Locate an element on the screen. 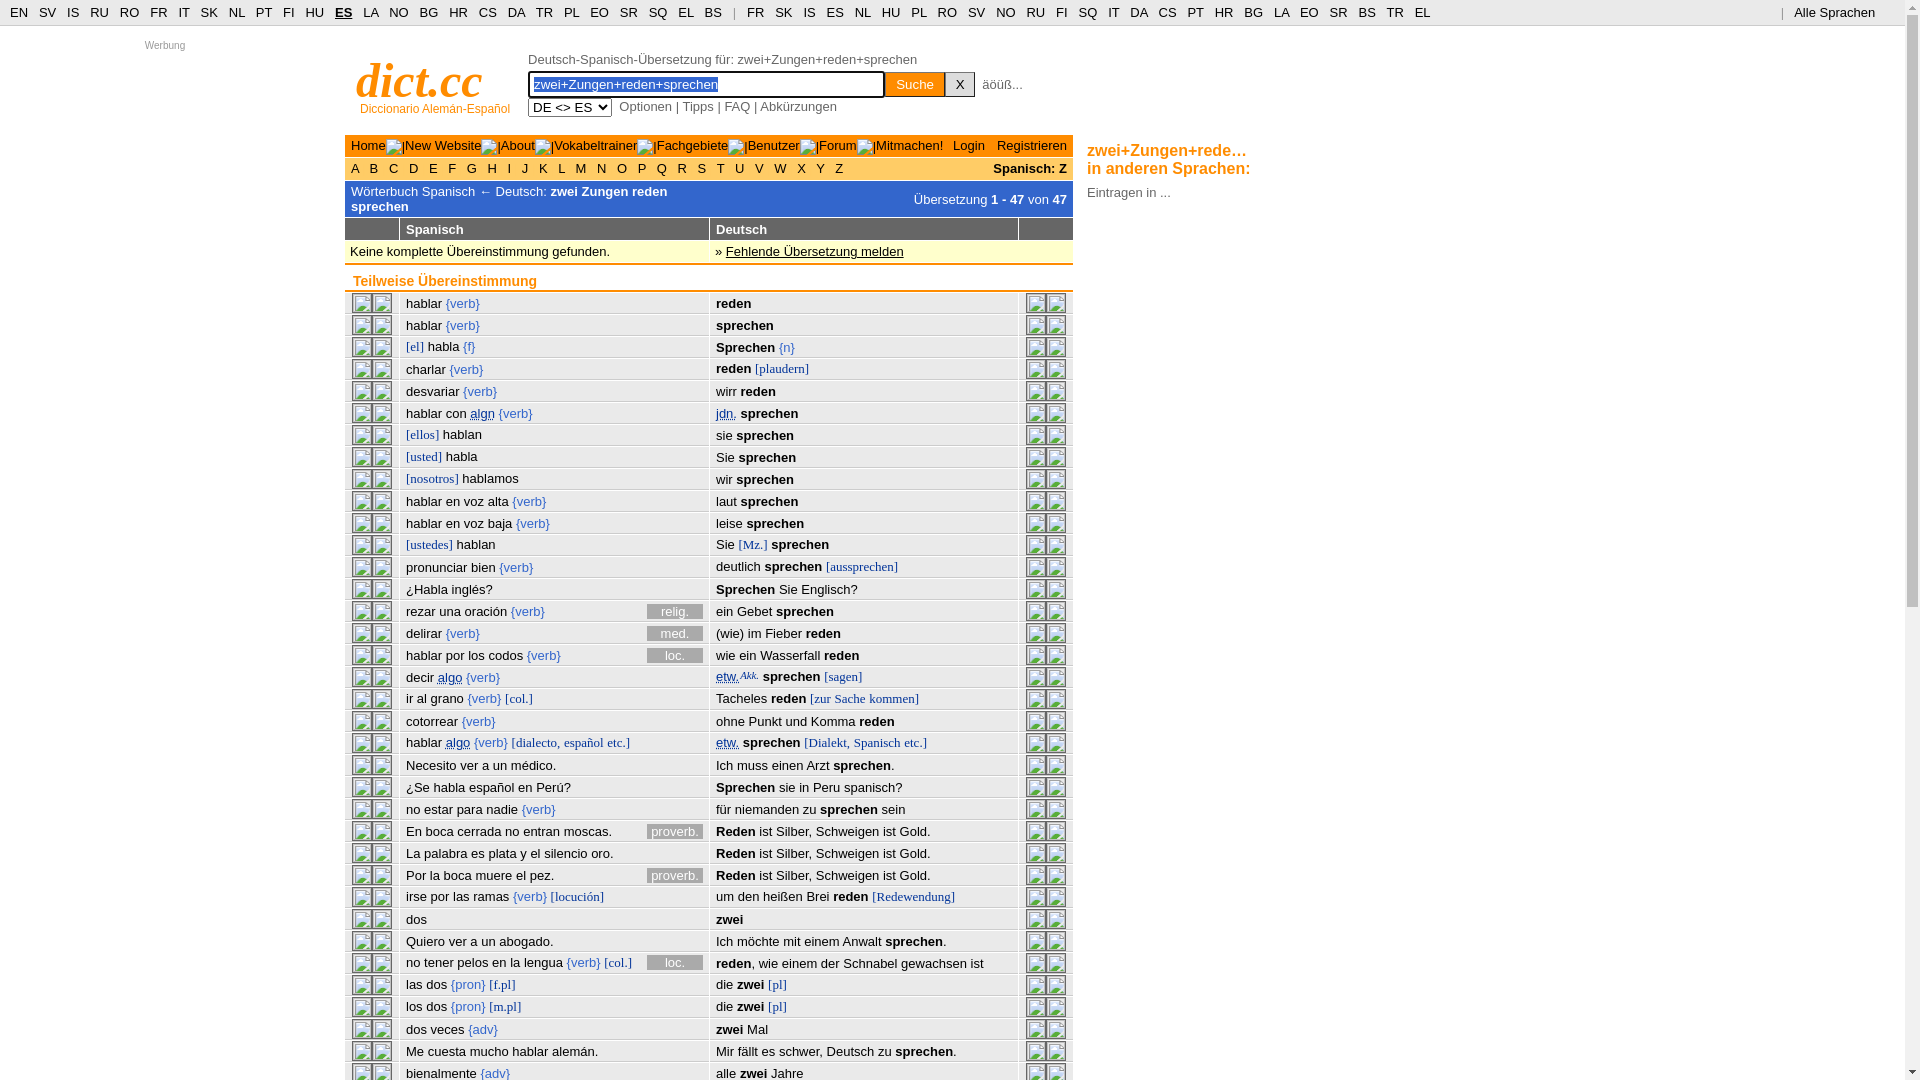 This screenshot has height=1080, width=1920. 'algn' is located at coordinates (482, 412).